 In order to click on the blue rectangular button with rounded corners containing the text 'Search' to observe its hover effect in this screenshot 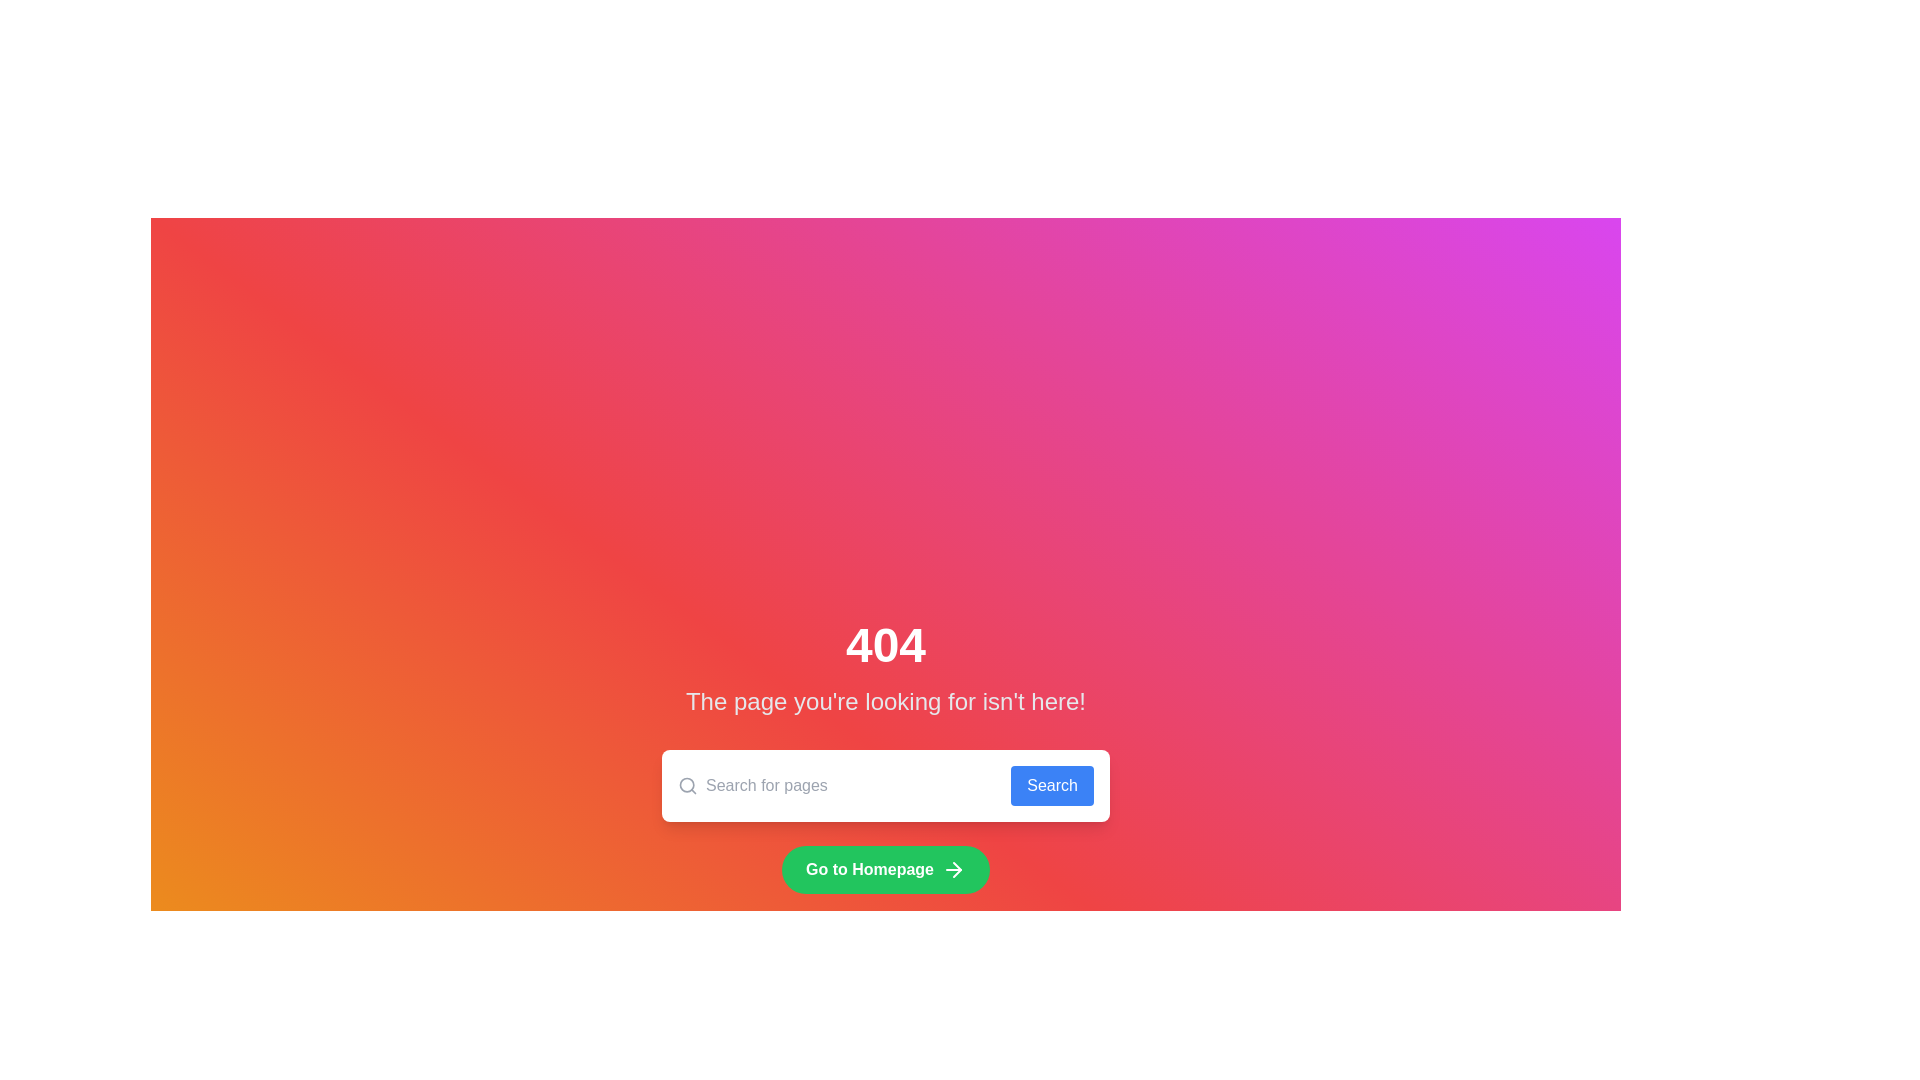, I will do `click(1051, 785)`.